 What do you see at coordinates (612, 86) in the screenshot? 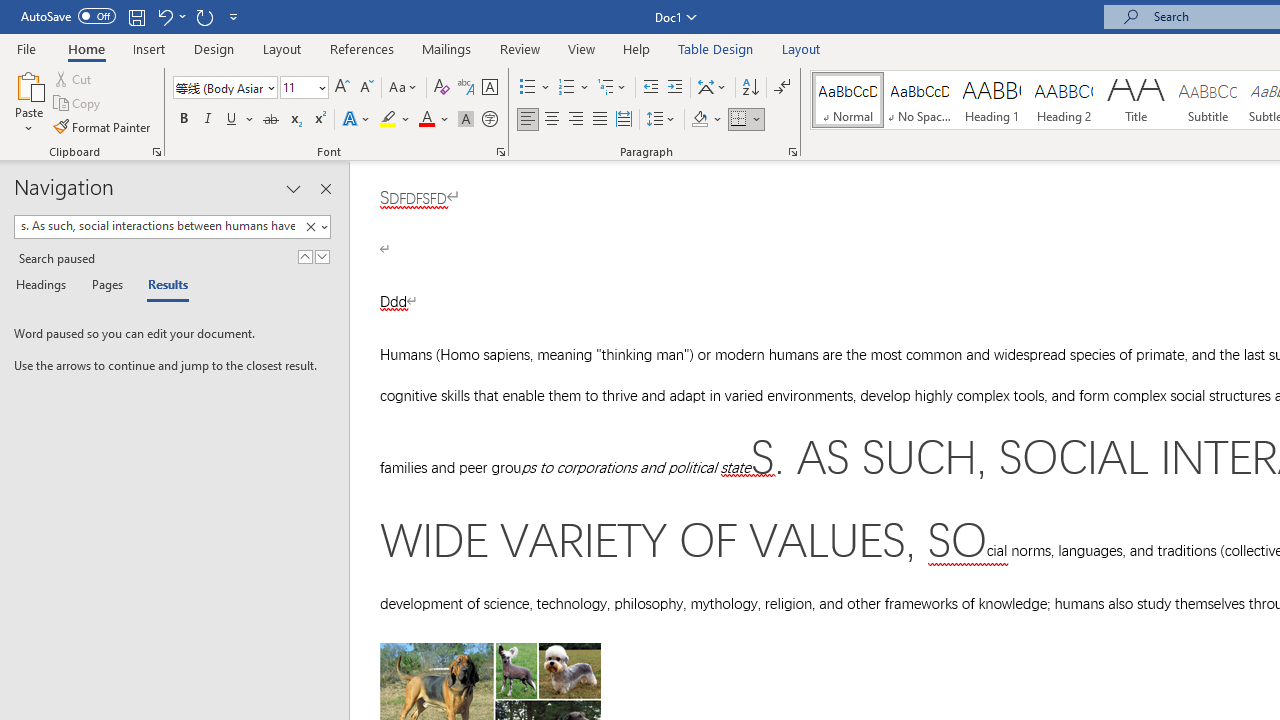
I see `'Multilevel List'` at bounding box center [612, 86].